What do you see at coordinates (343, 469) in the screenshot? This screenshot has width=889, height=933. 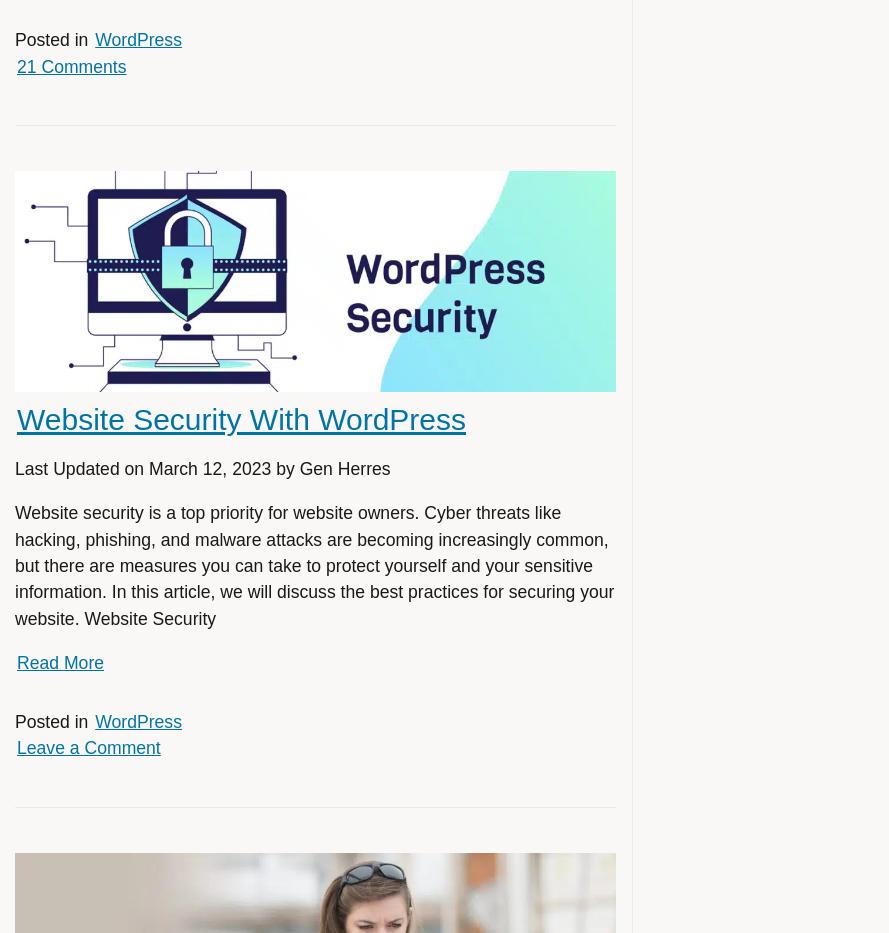 I see `'Gen Herres'` at bounding box center [343, 469].